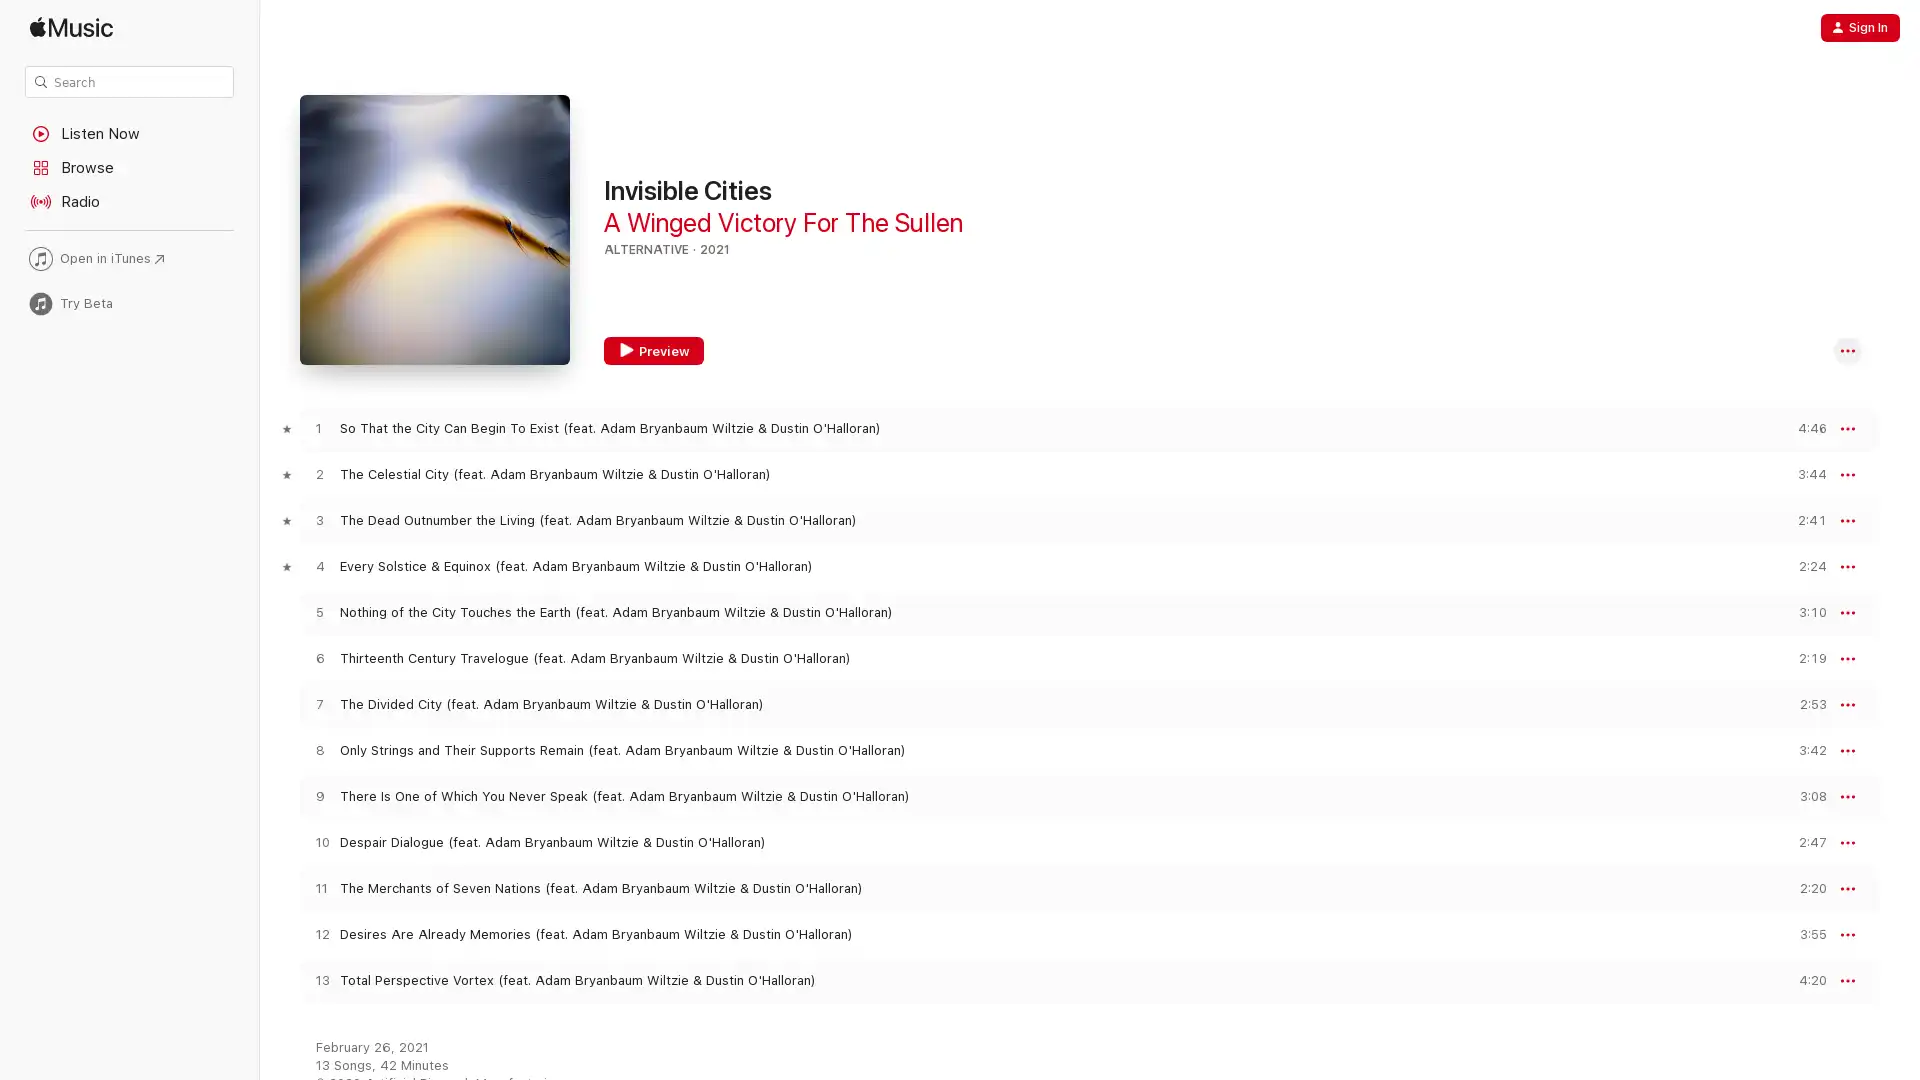 This screenshot has height=1080, width=1920. I want to click on Preview, so click(1804, 611).